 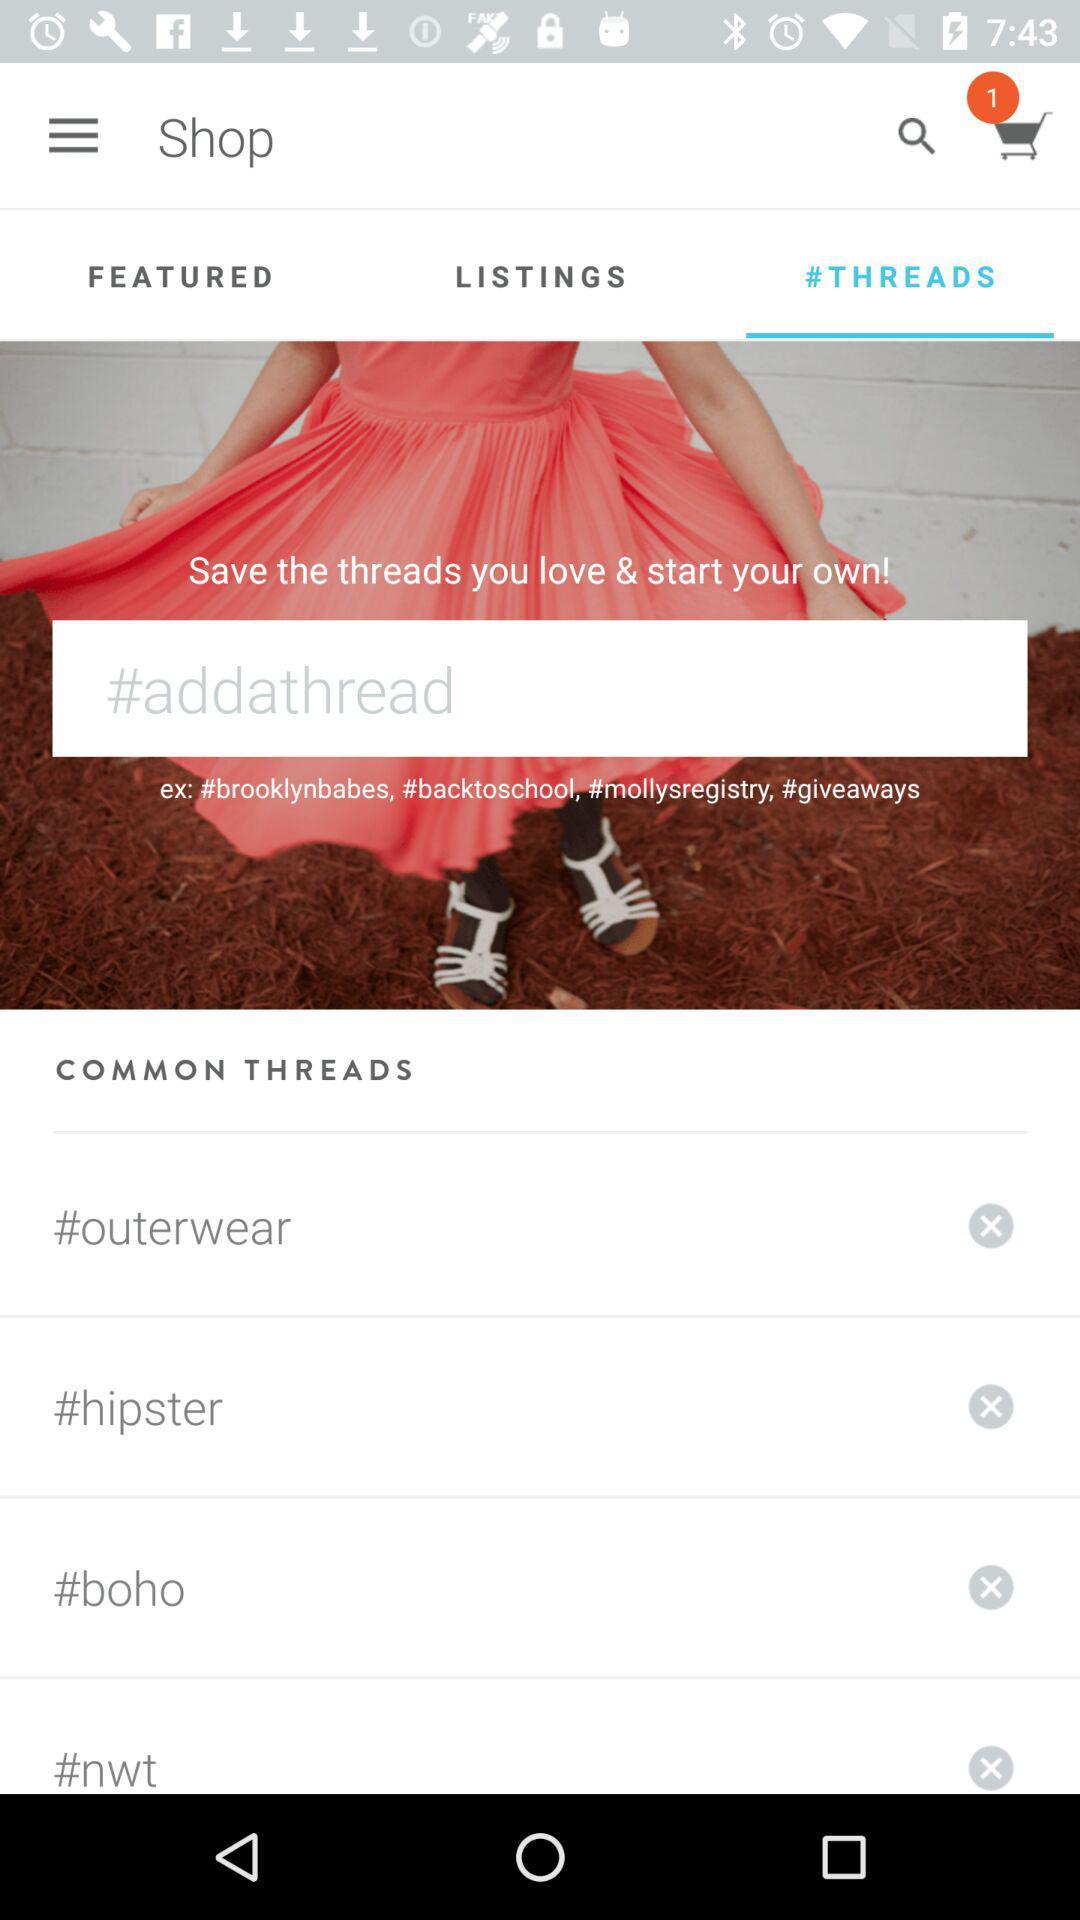 I want to click on search, so click(x=916, y=135).